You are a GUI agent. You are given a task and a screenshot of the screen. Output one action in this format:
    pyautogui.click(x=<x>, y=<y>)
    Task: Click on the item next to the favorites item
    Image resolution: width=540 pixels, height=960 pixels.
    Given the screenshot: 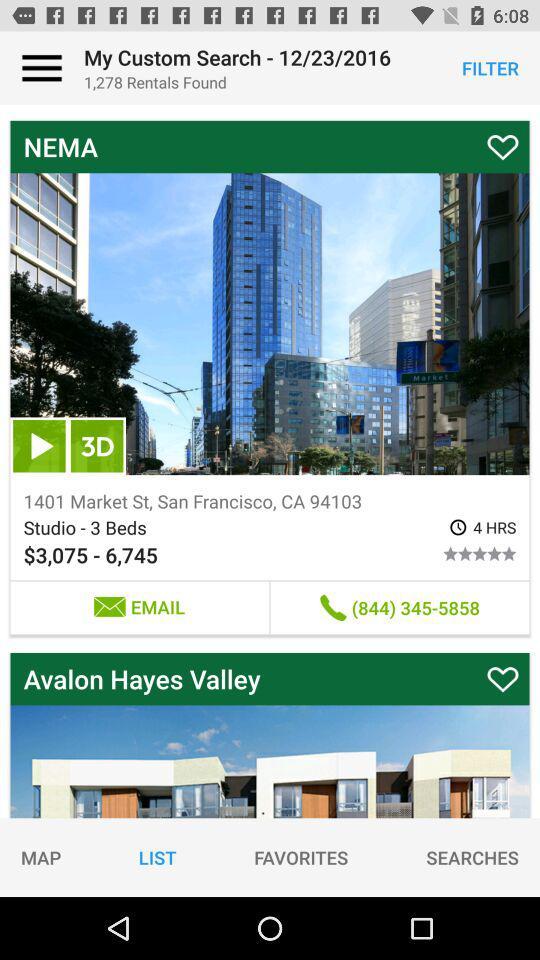 What is the action you would take?
    pyautogui.click(x=472, y=856)
    